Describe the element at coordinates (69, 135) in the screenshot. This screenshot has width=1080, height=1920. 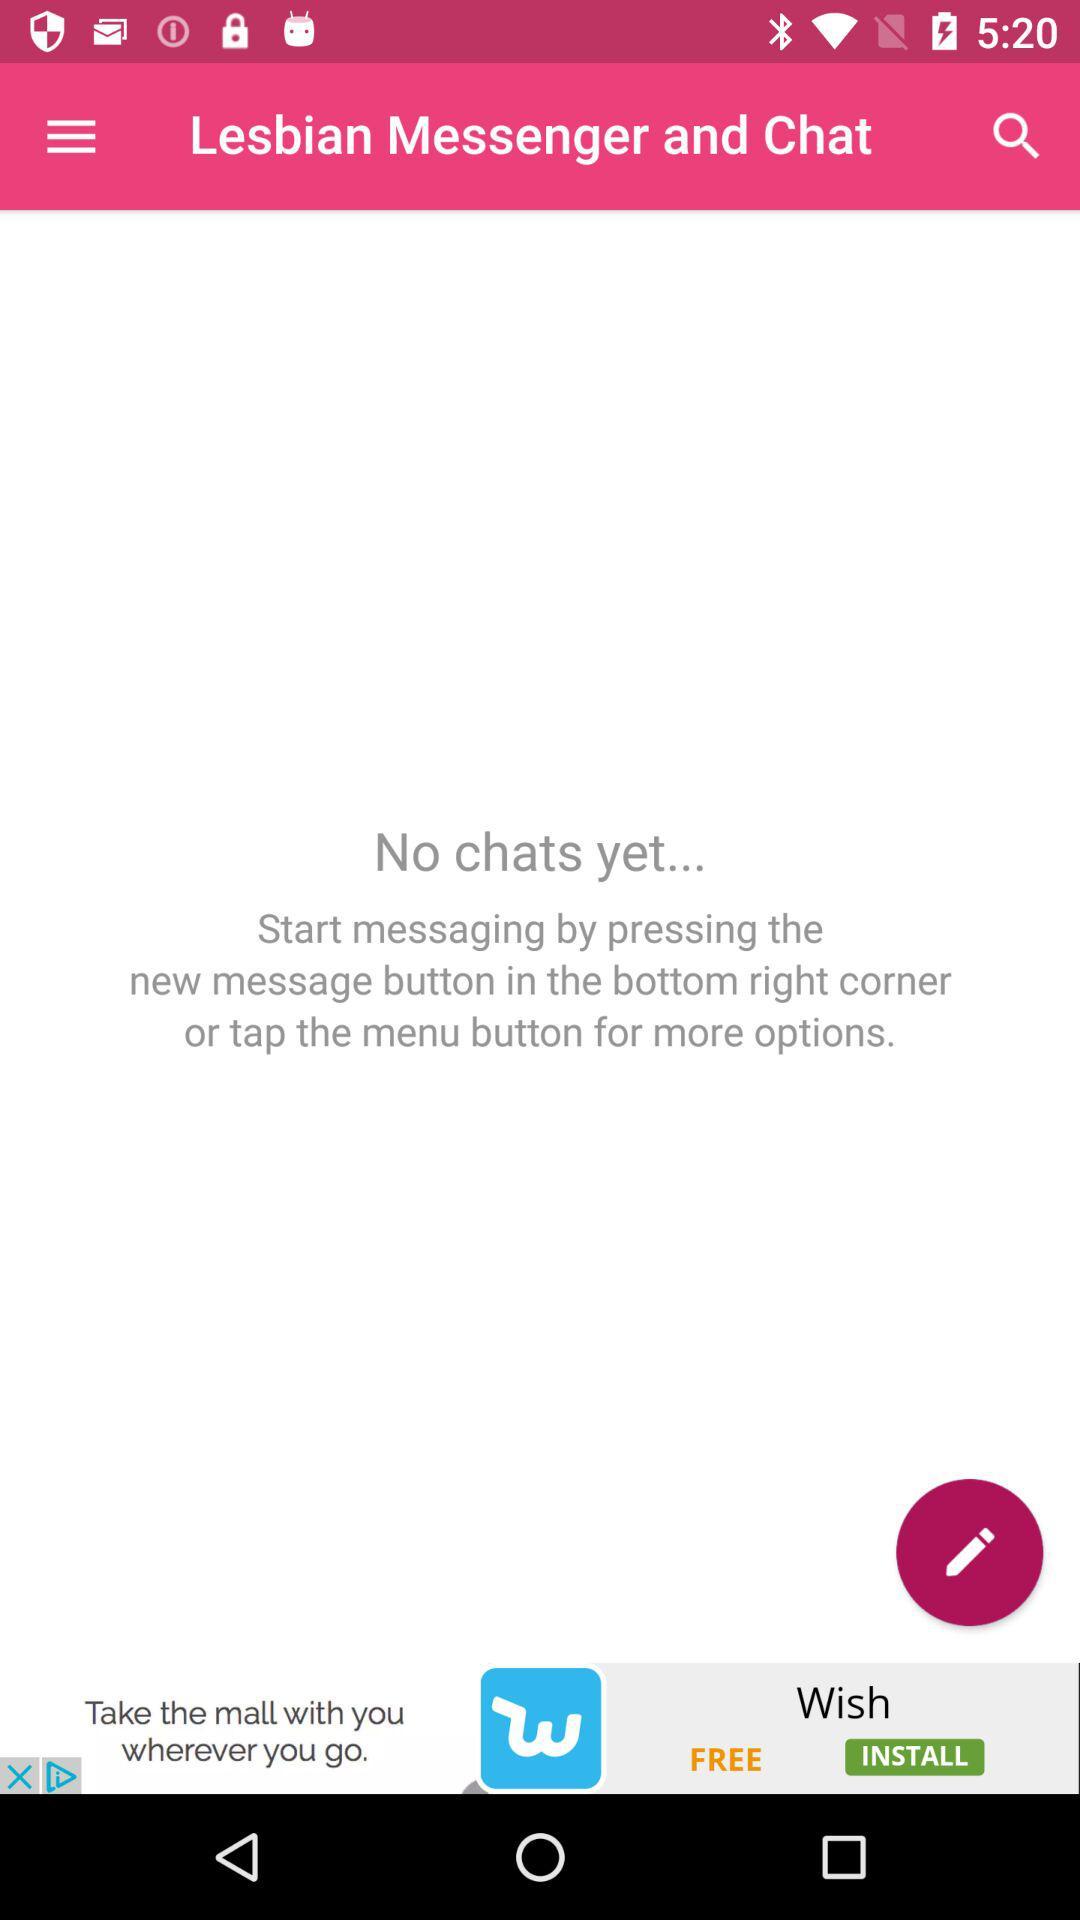
I see `the main menu` at that location.